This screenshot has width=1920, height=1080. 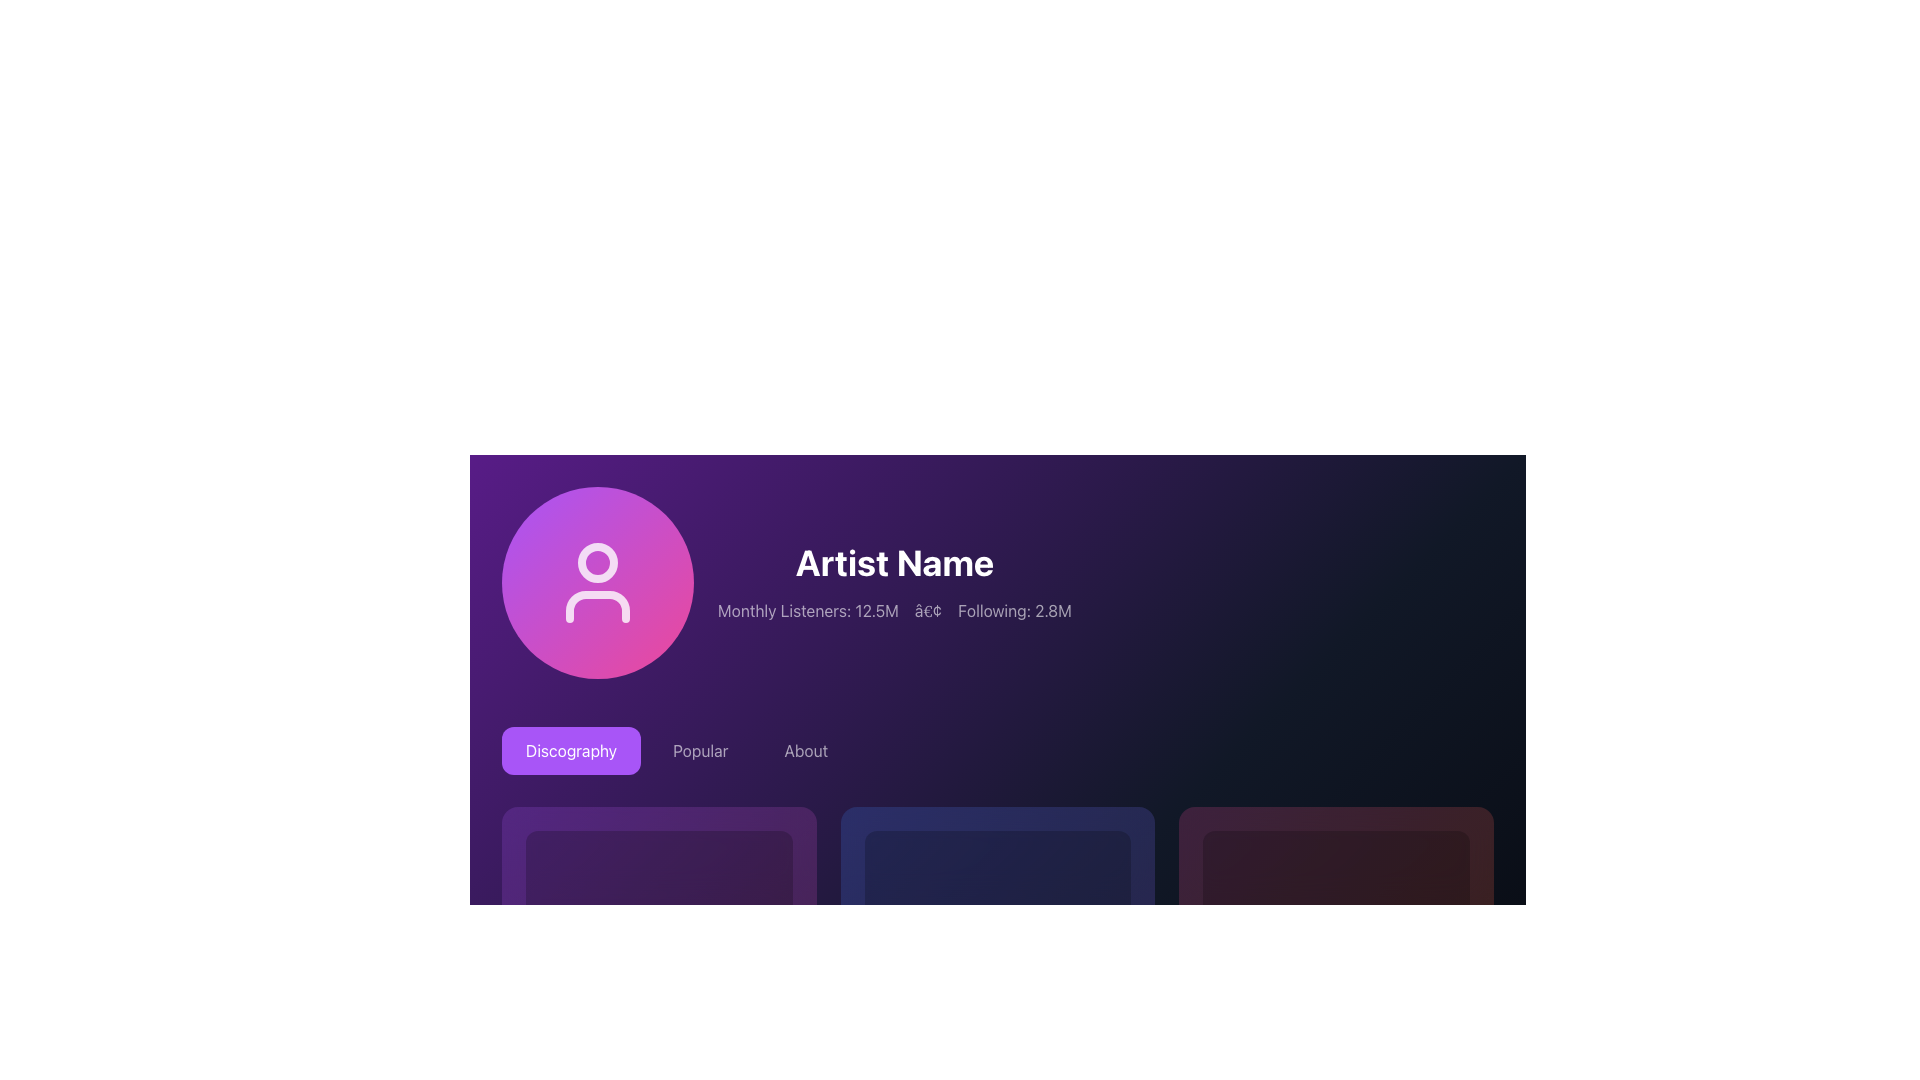 What do you see at coordinates (893, 609) in the screenshot?
I see `the text display showing statistics for 'Monthly Listeners: 12.5M' and 'Following: 2.8M'` at bounding box center [893, 609].